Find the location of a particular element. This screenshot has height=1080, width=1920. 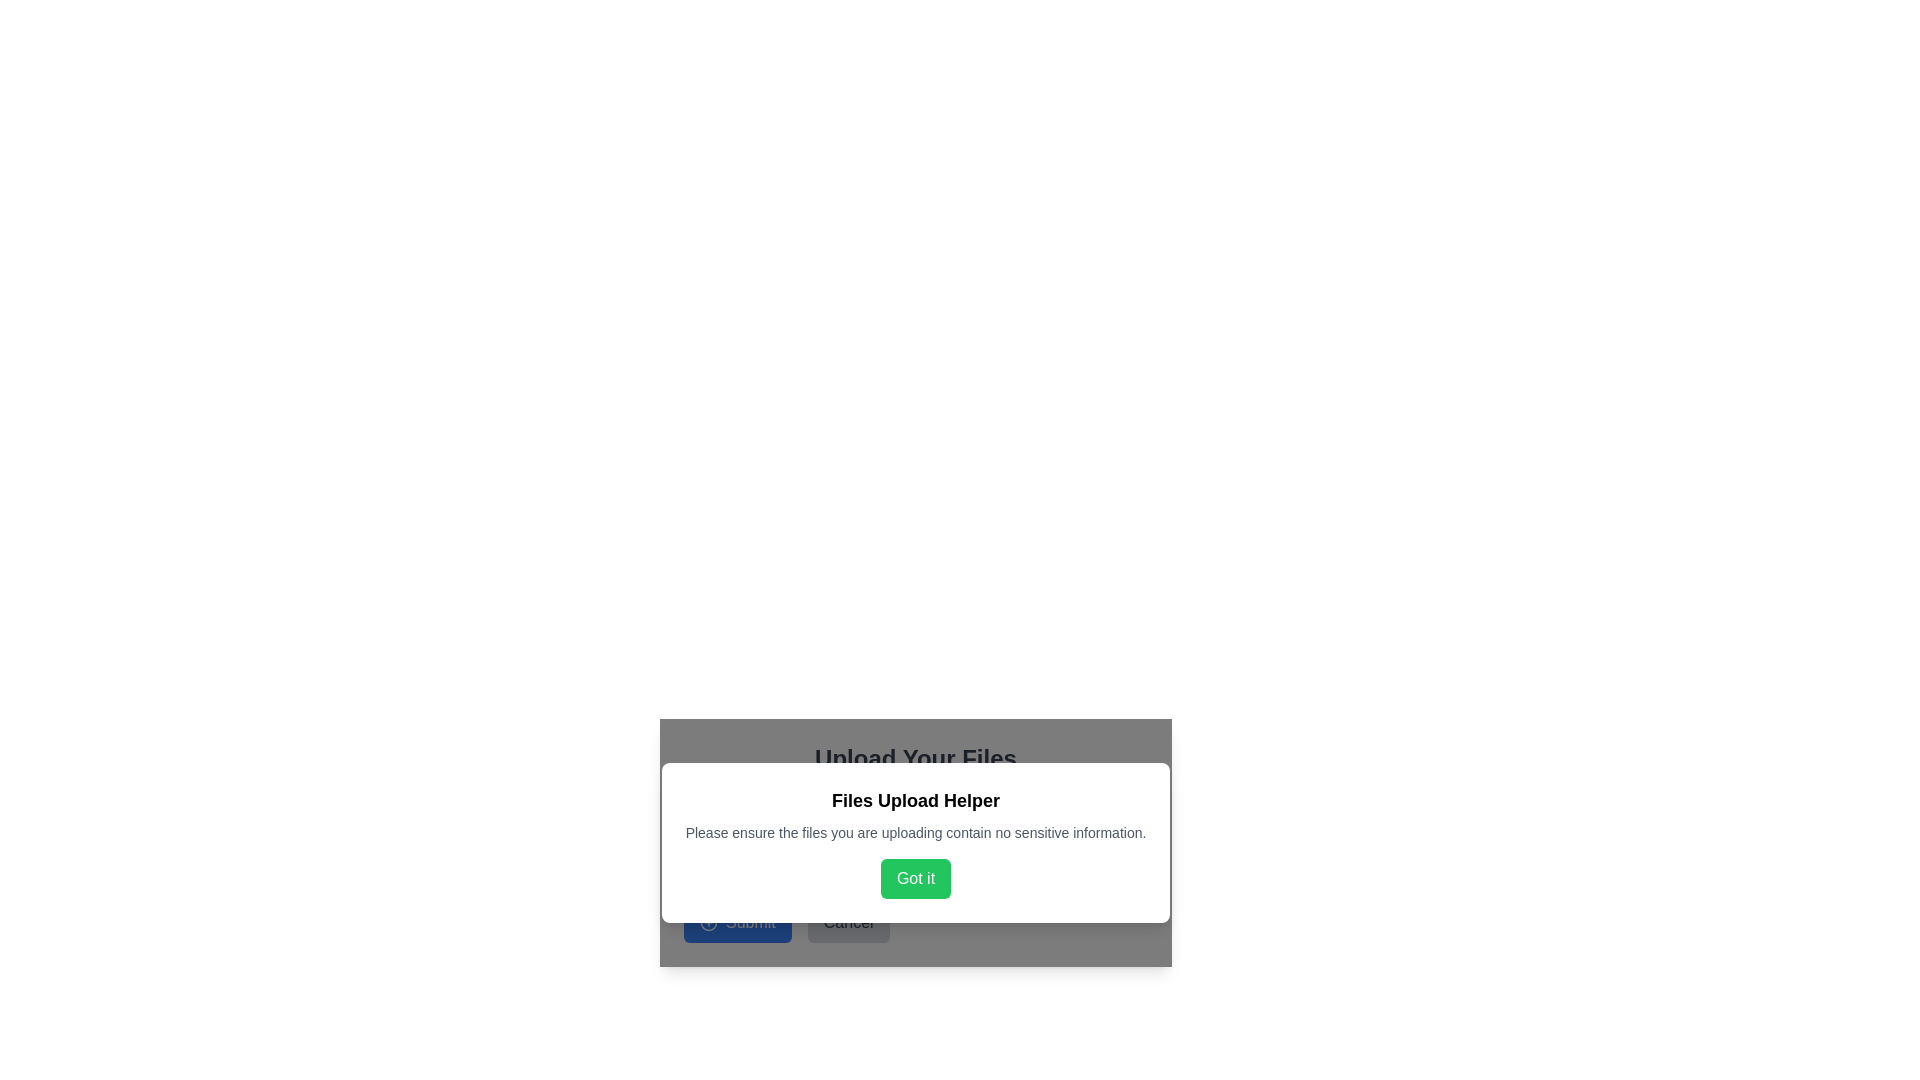

the submit button located at the bottom-left area of the modal dialog is located at coordinates (736, 922).